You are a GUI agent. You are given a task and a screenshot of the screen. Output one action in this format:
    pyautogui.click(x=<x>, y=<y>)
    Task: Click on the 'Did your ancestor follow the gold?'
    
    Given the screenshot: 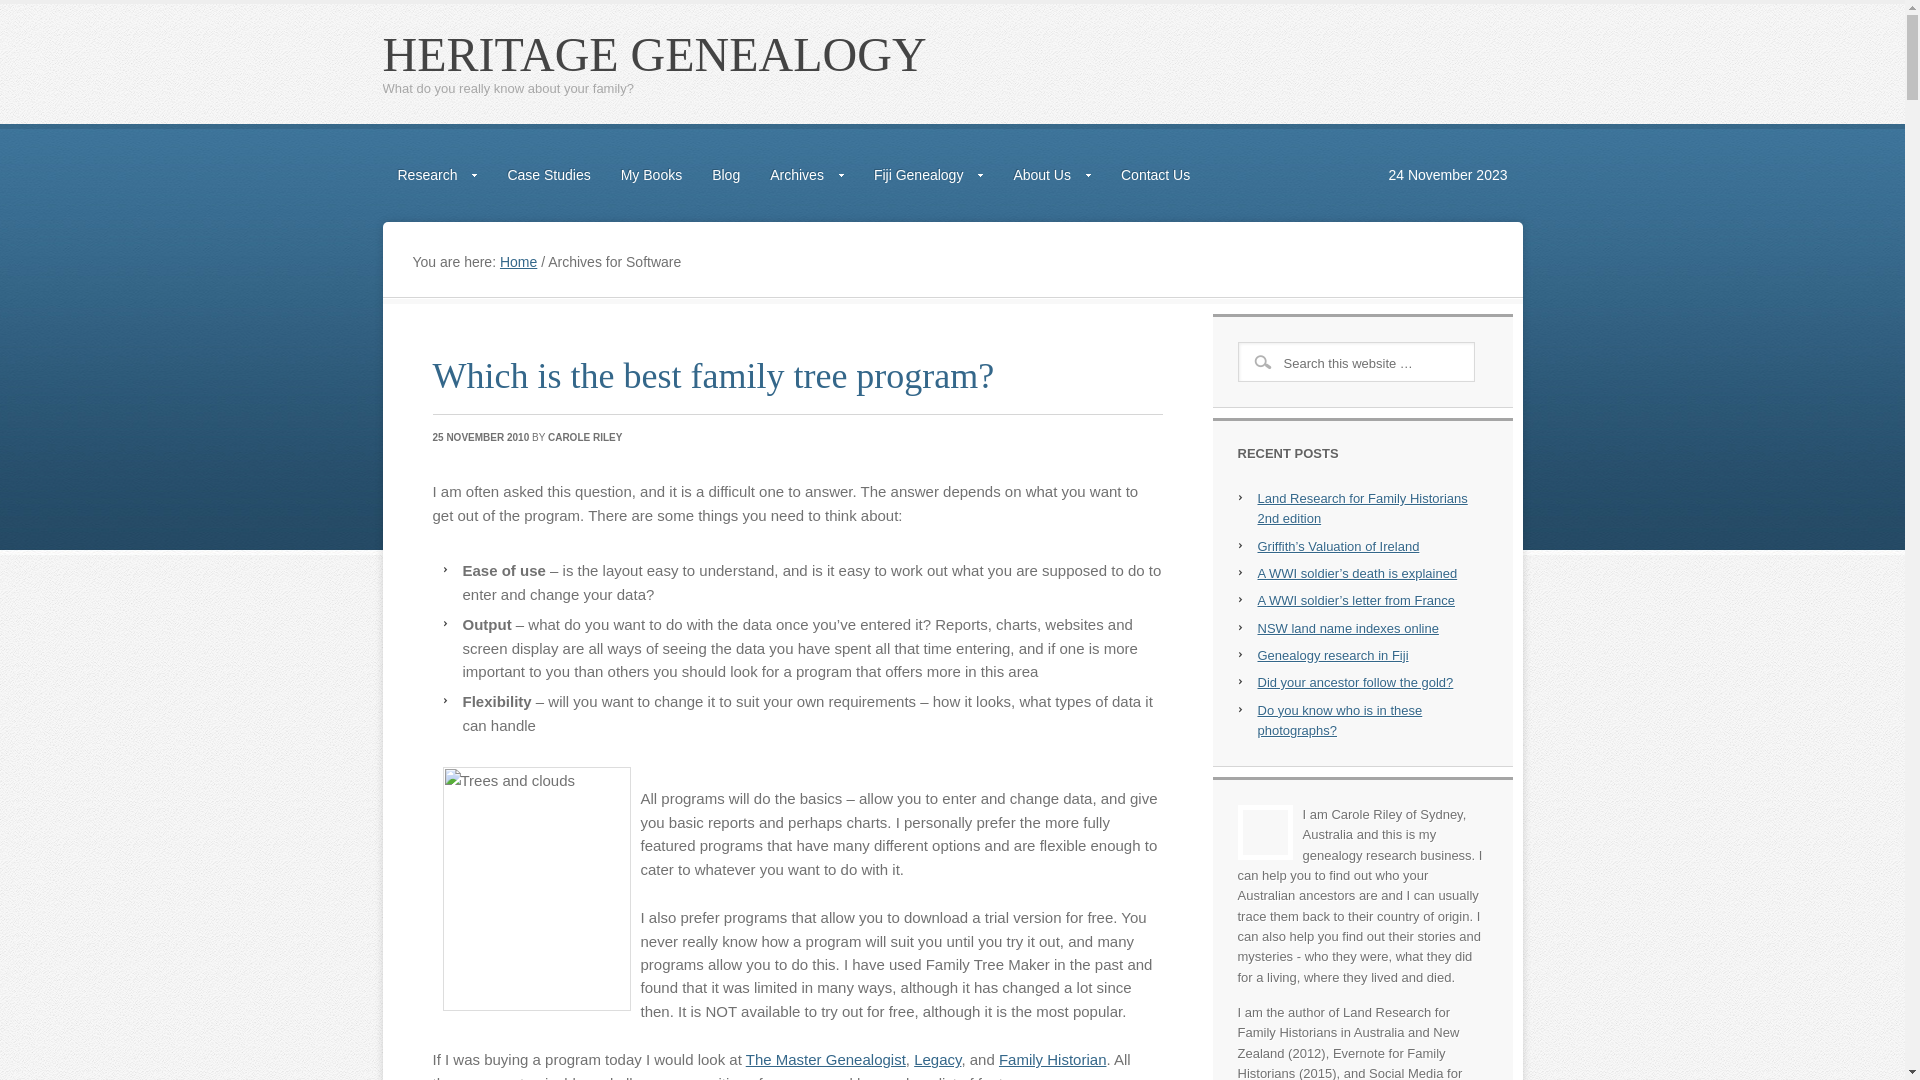 What is the action you would take?
    pyautogui.click(x=1356, y=681)
    